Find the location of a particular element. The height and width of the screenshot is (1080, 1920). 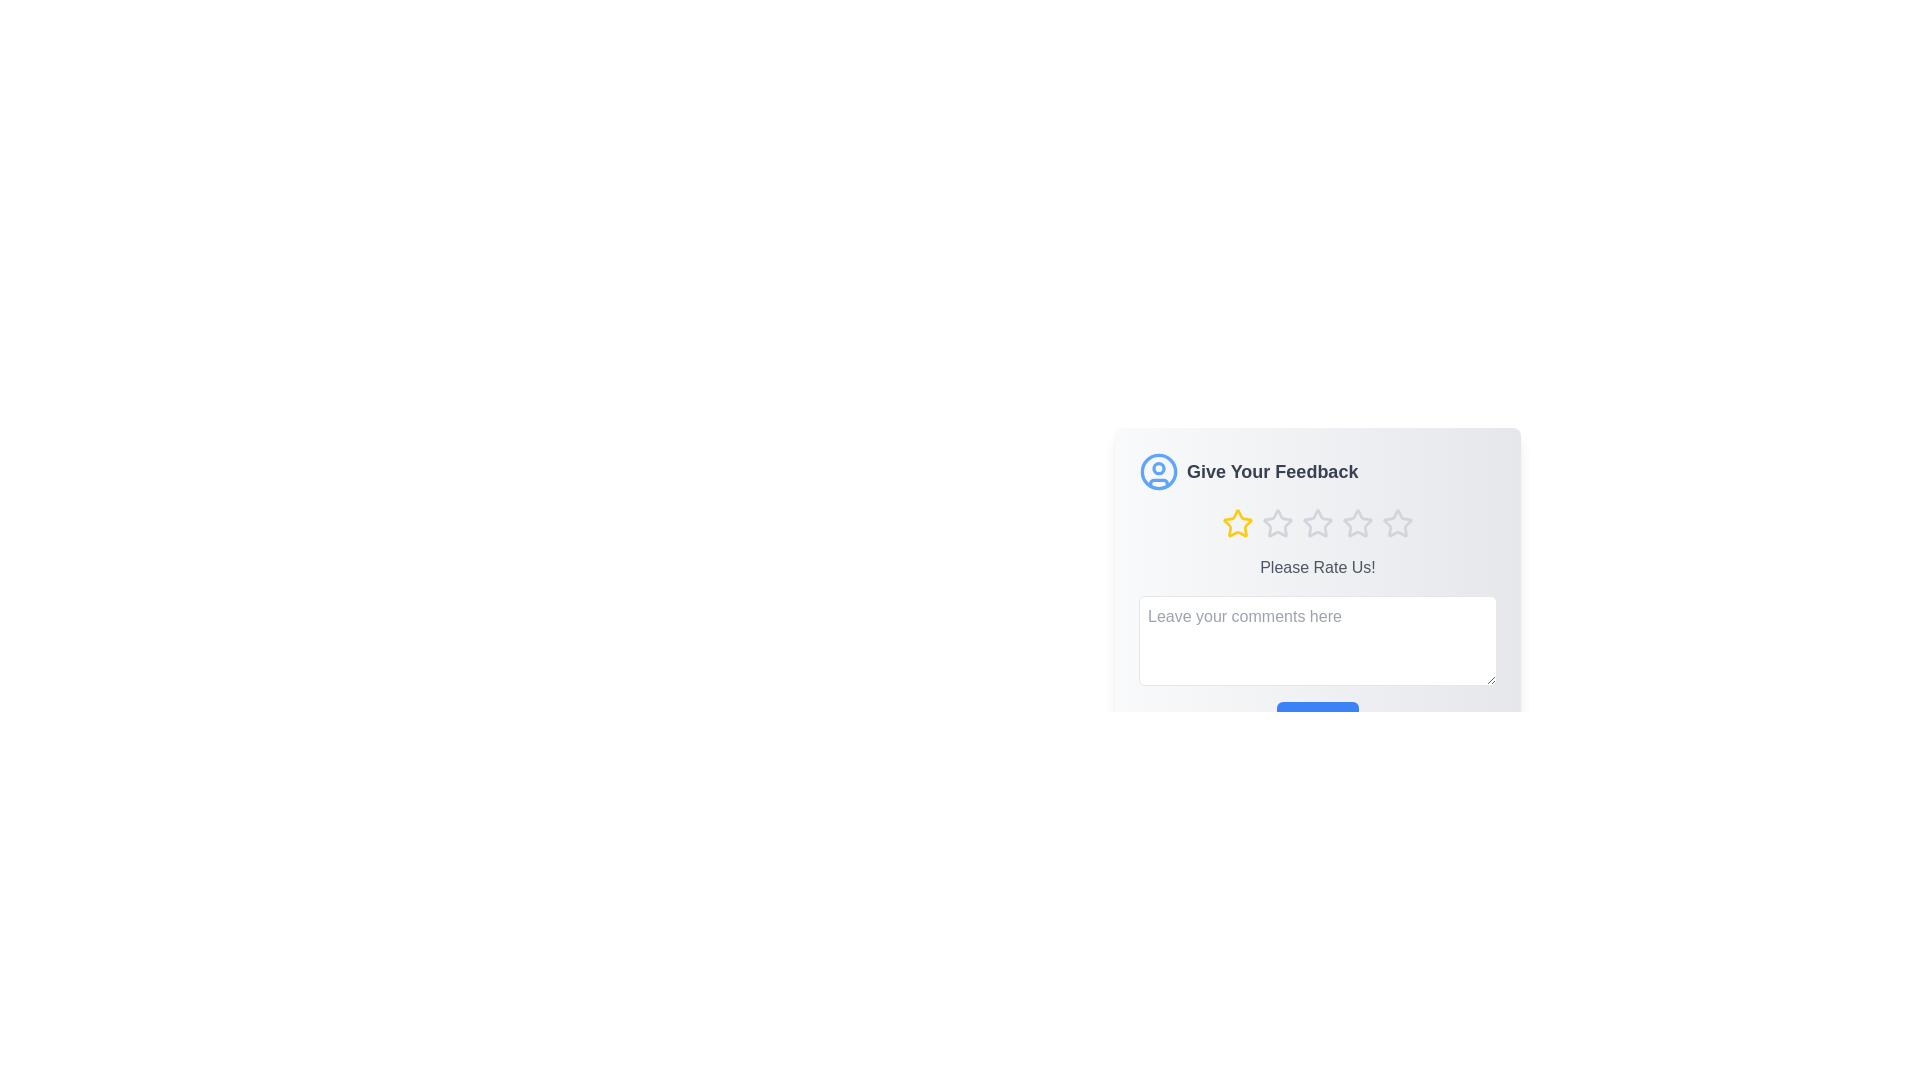

the outlined star icon, which is the fourth star in a row of five icons in the 'Please Rate Us!' section of the feedback form is located at coordinates (1358, 523).